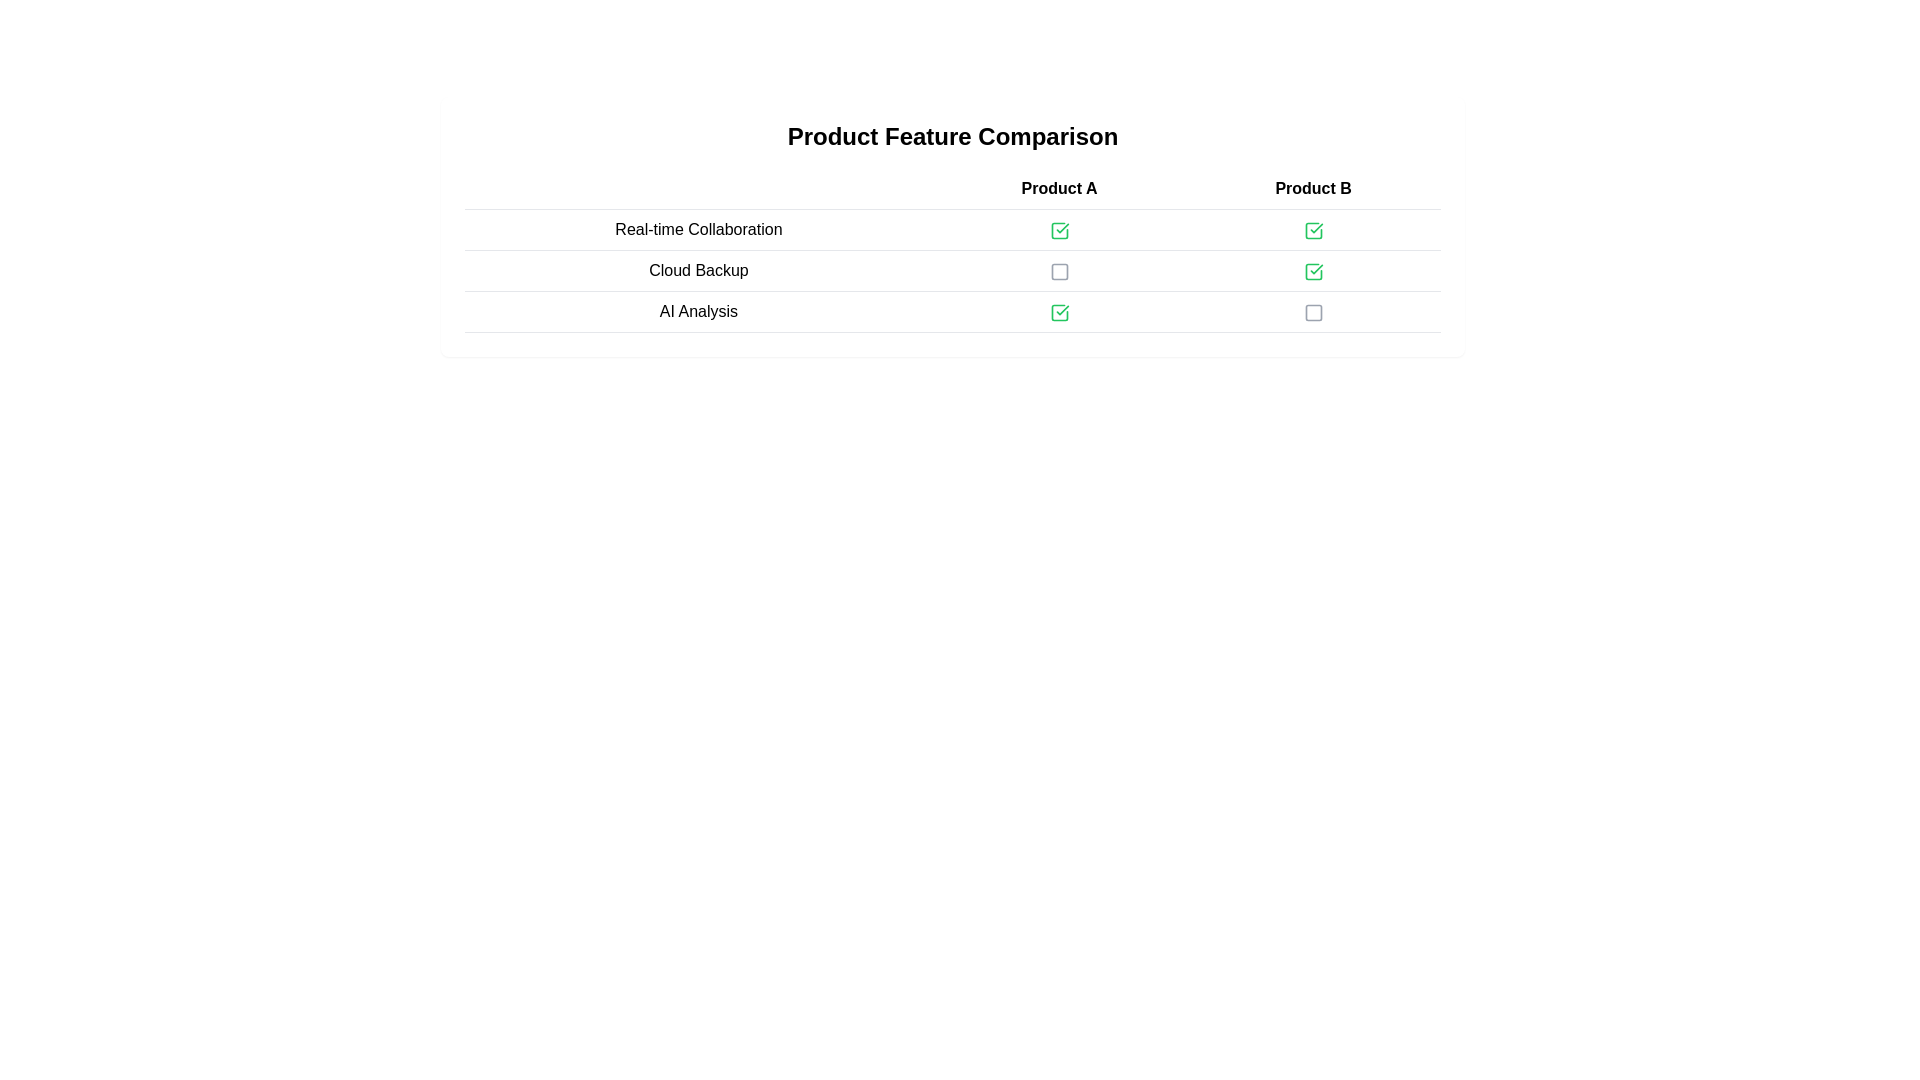  Describe the element at coordinates (1058, 270) in the screenshot. I see `the checkbox for the 'Cloud Backup' feature under 'Product A'` at that location.